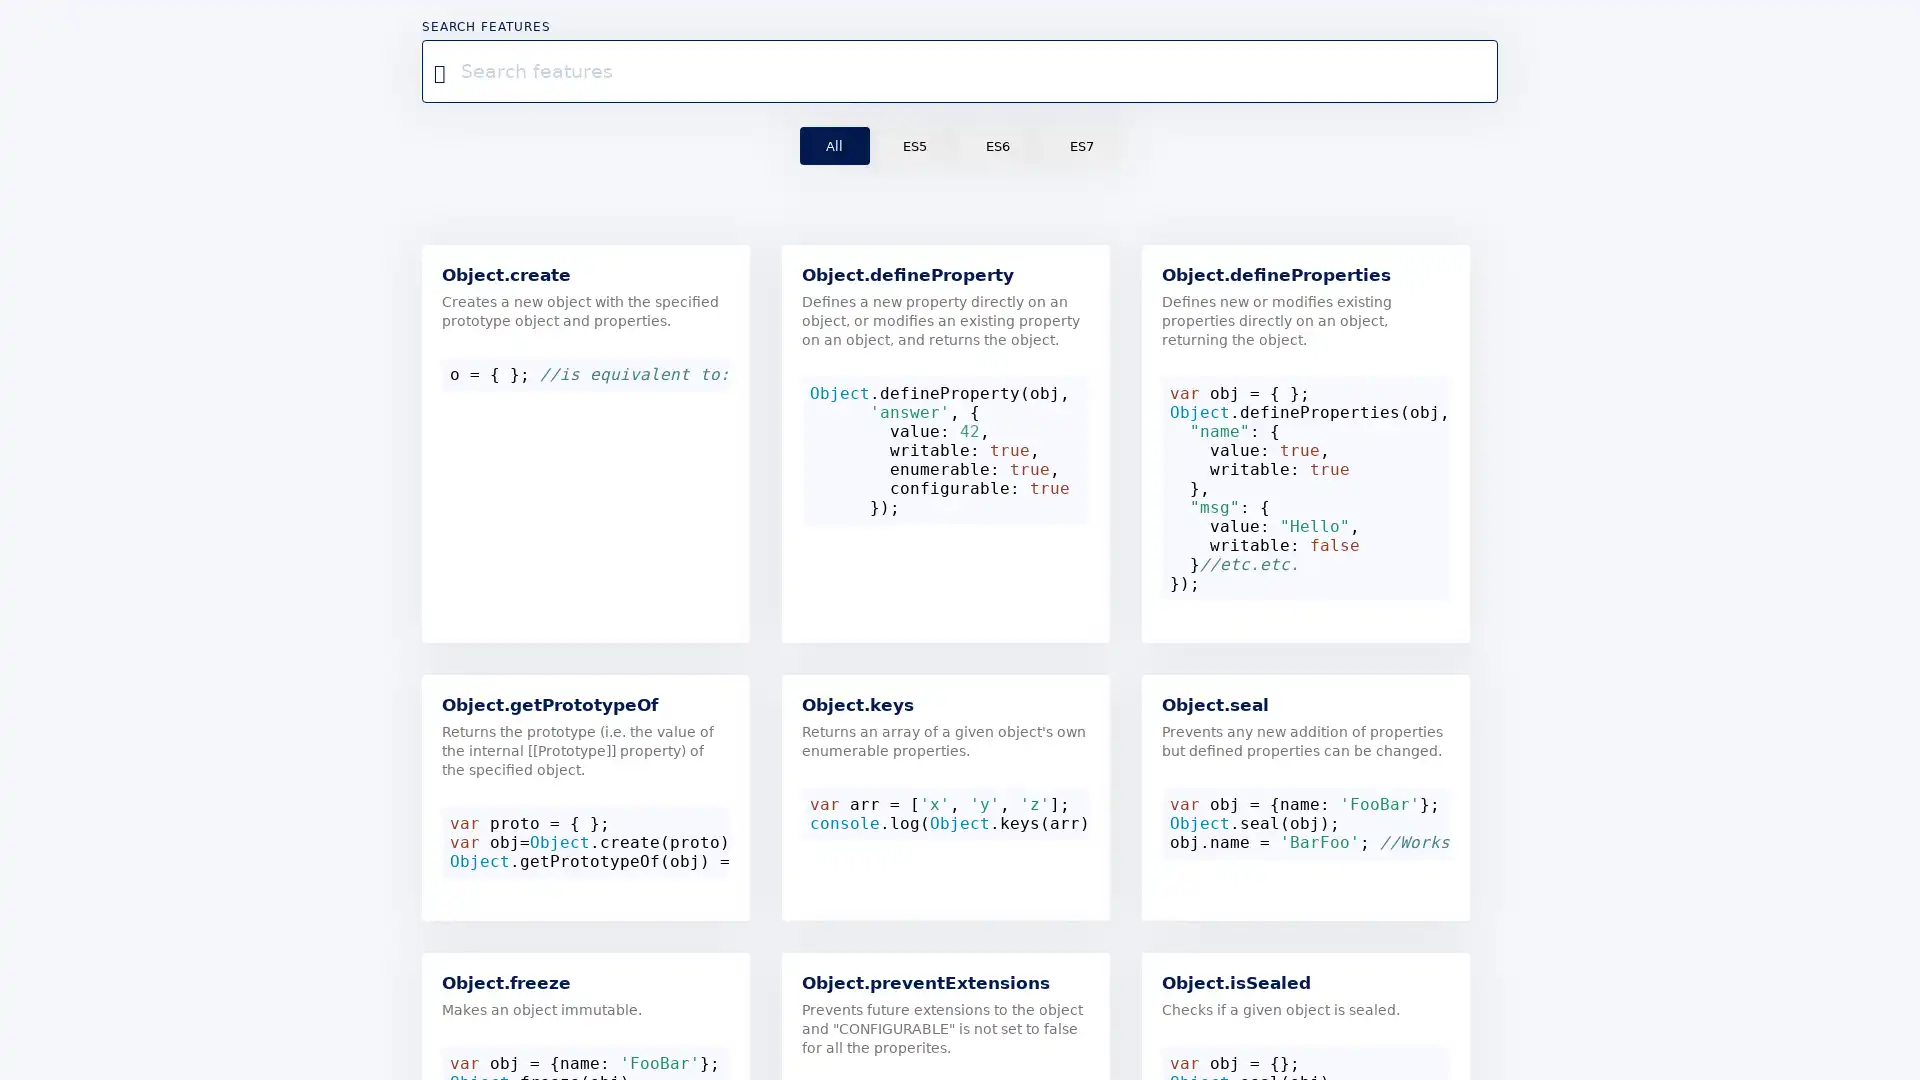  What do you see at coordinates (834, 144) in the screenshot?
I see `All` at bounding box center [834, 144].